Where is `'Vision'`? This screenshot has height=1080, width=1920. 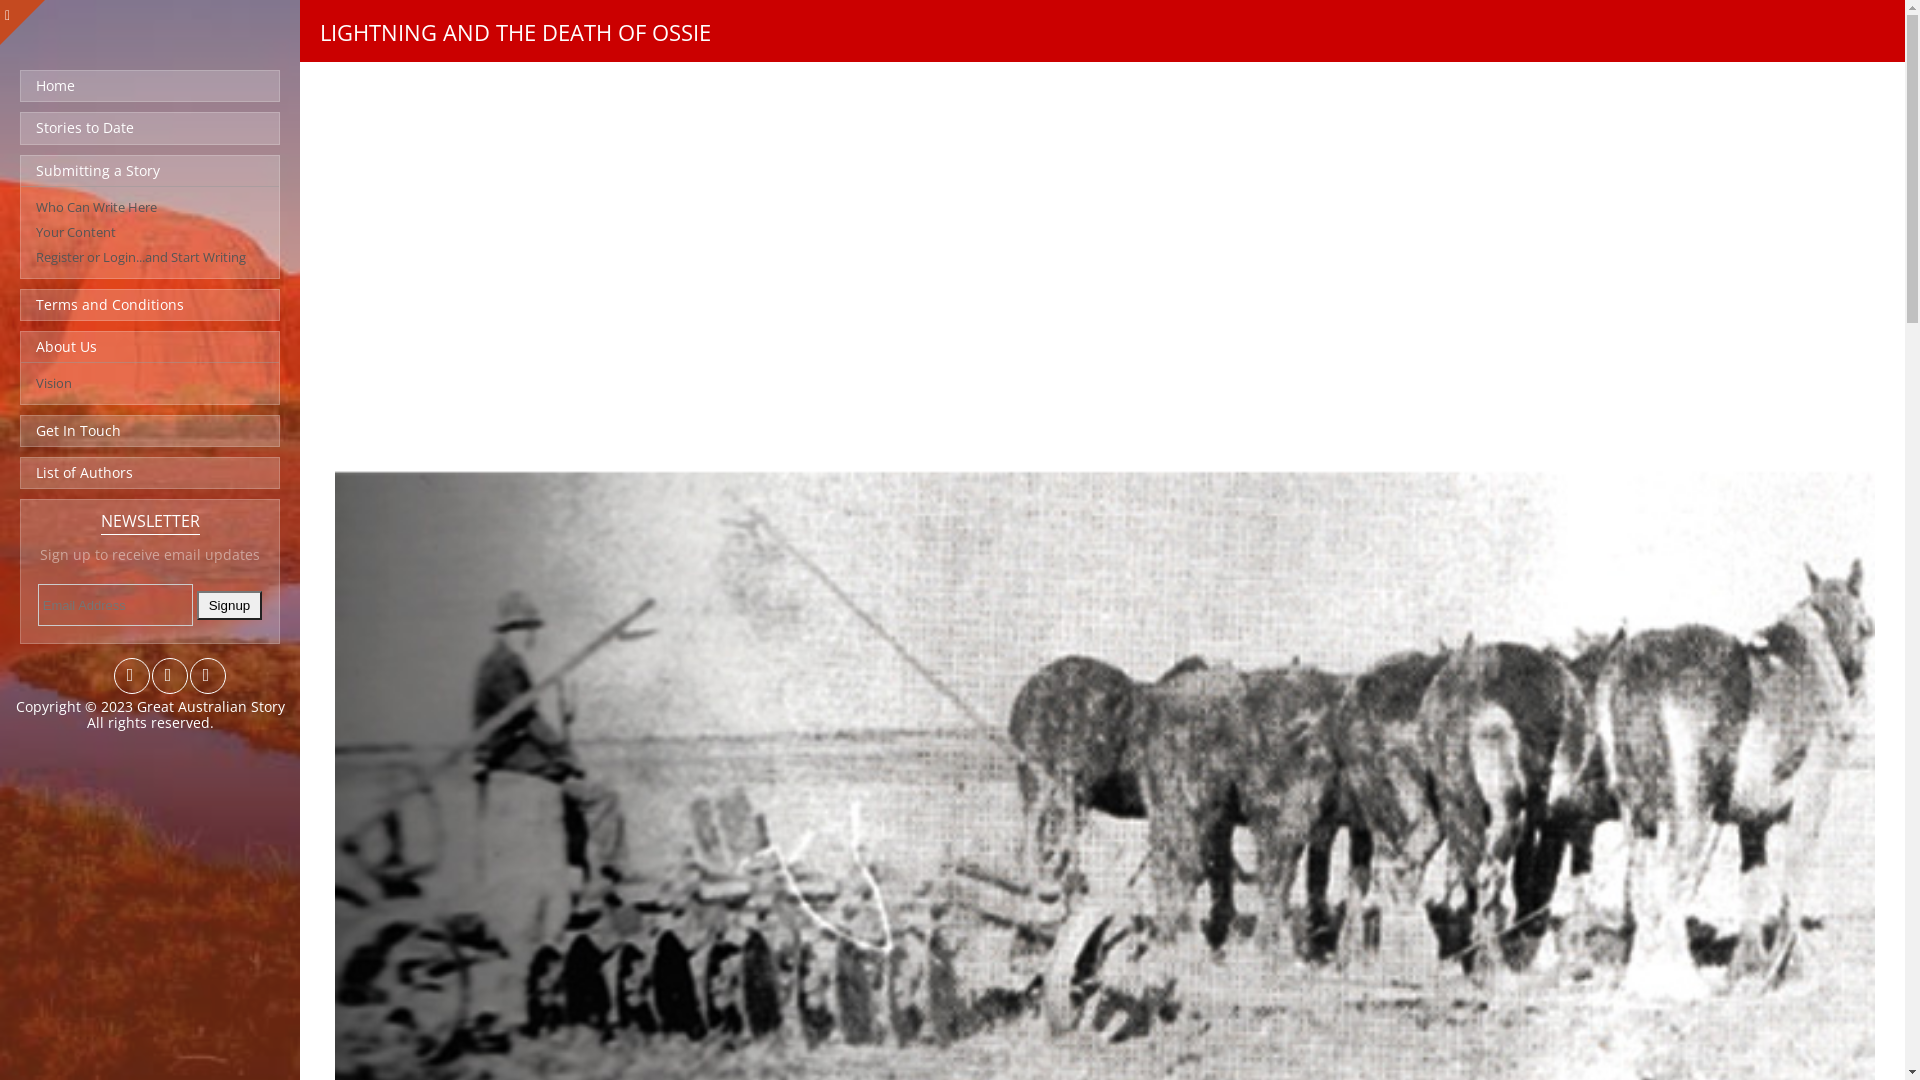 'Vision' is located at coordinates (20, 382).